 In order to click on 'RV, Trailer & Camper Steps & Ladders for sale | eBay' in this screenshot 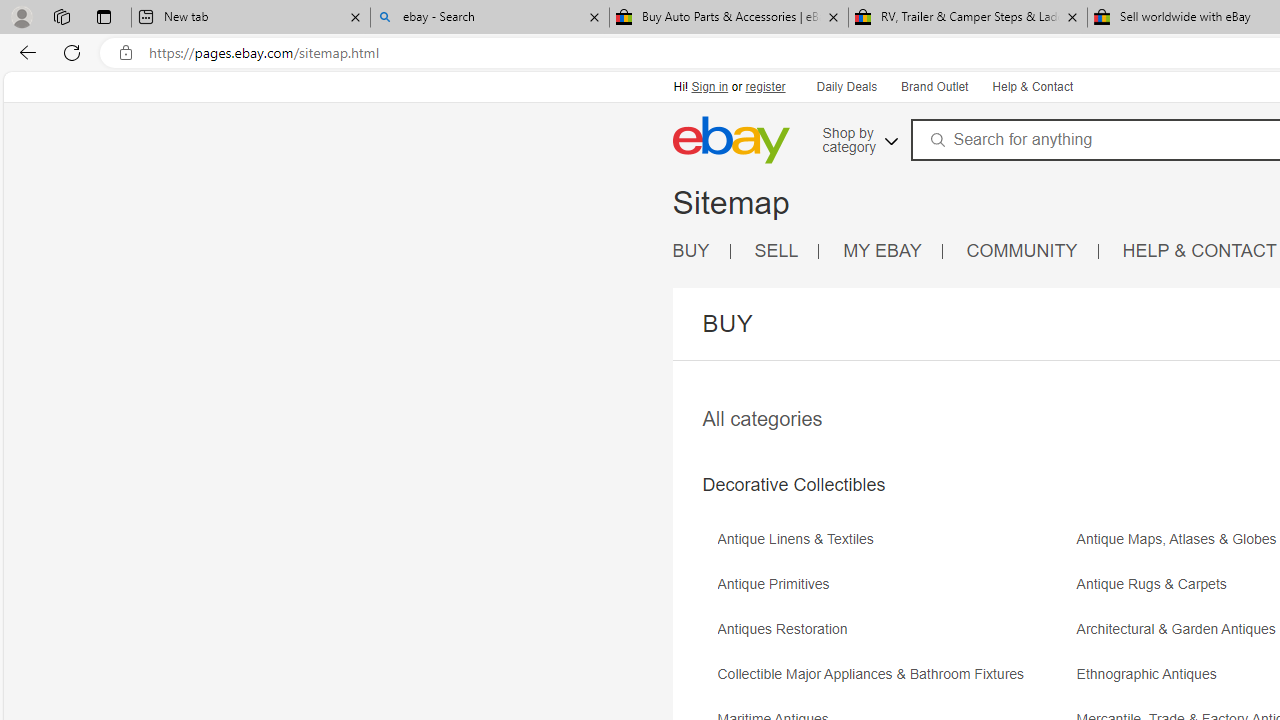, I will do `click(967, 17)`.